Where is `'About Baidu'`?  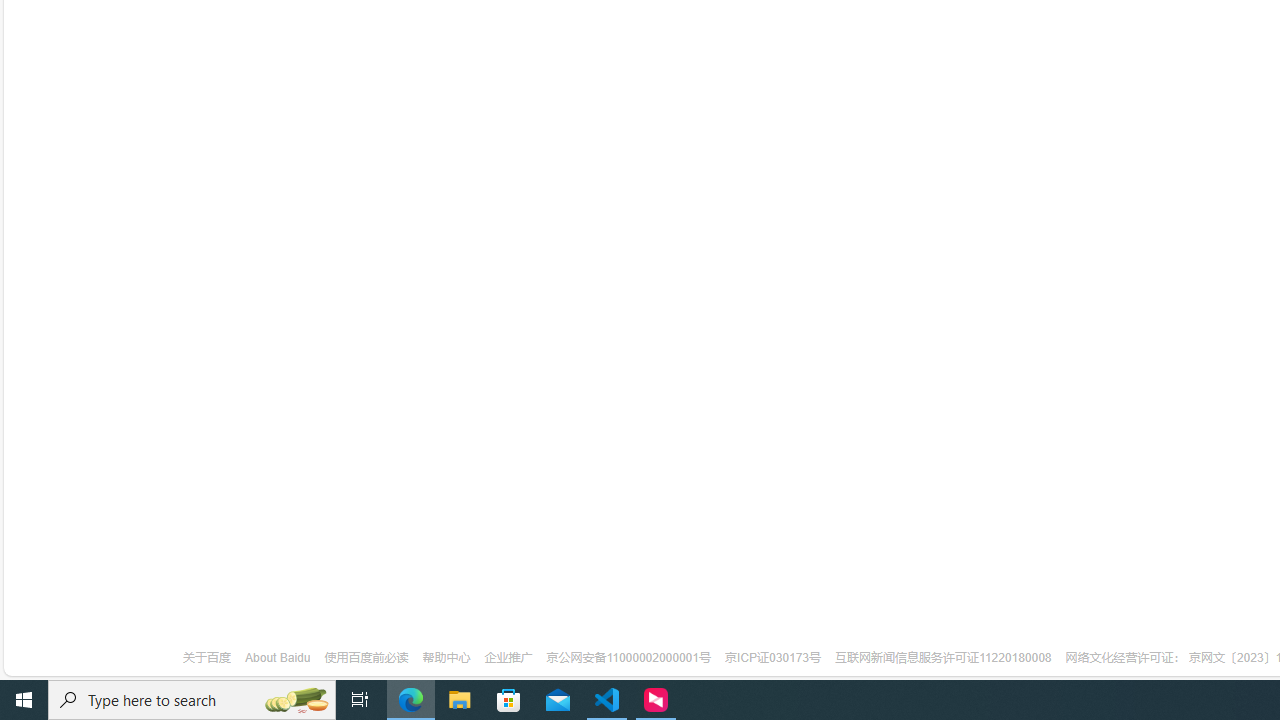
'About Baidu' is located at coordinates (276, 658).